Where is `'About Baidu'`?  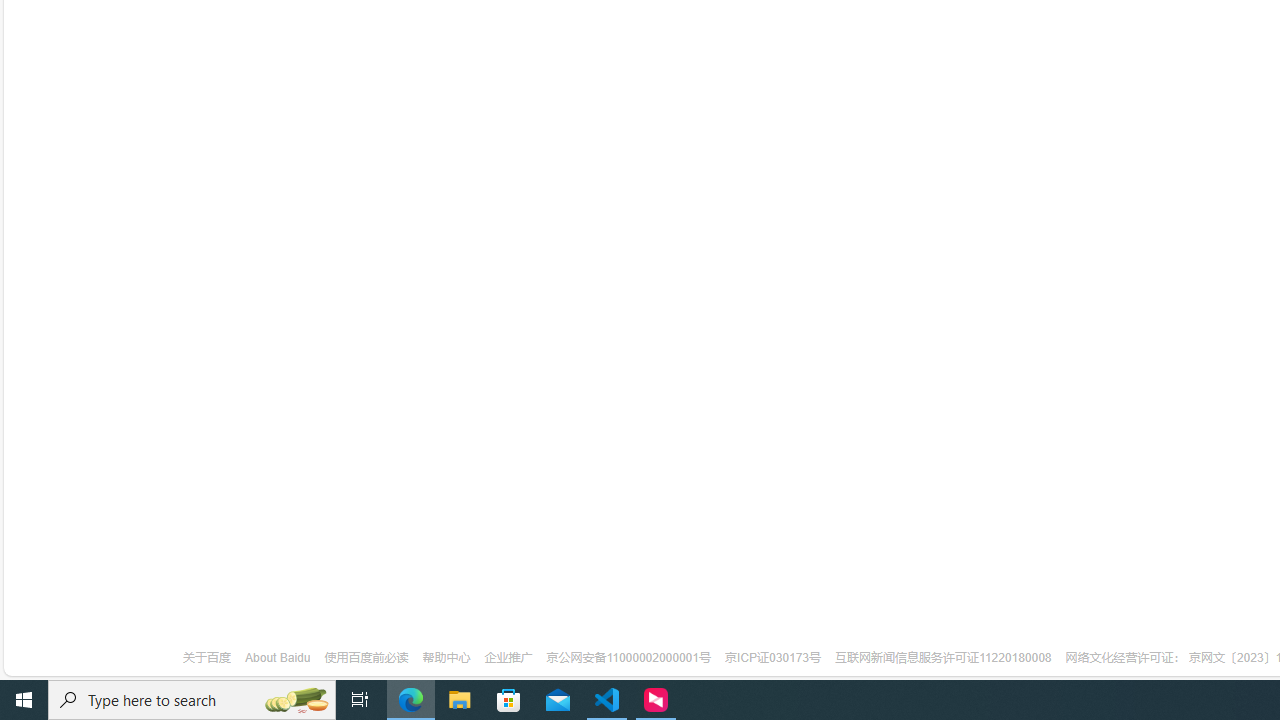
'About Baidu' is located at coordinates (276, 658).